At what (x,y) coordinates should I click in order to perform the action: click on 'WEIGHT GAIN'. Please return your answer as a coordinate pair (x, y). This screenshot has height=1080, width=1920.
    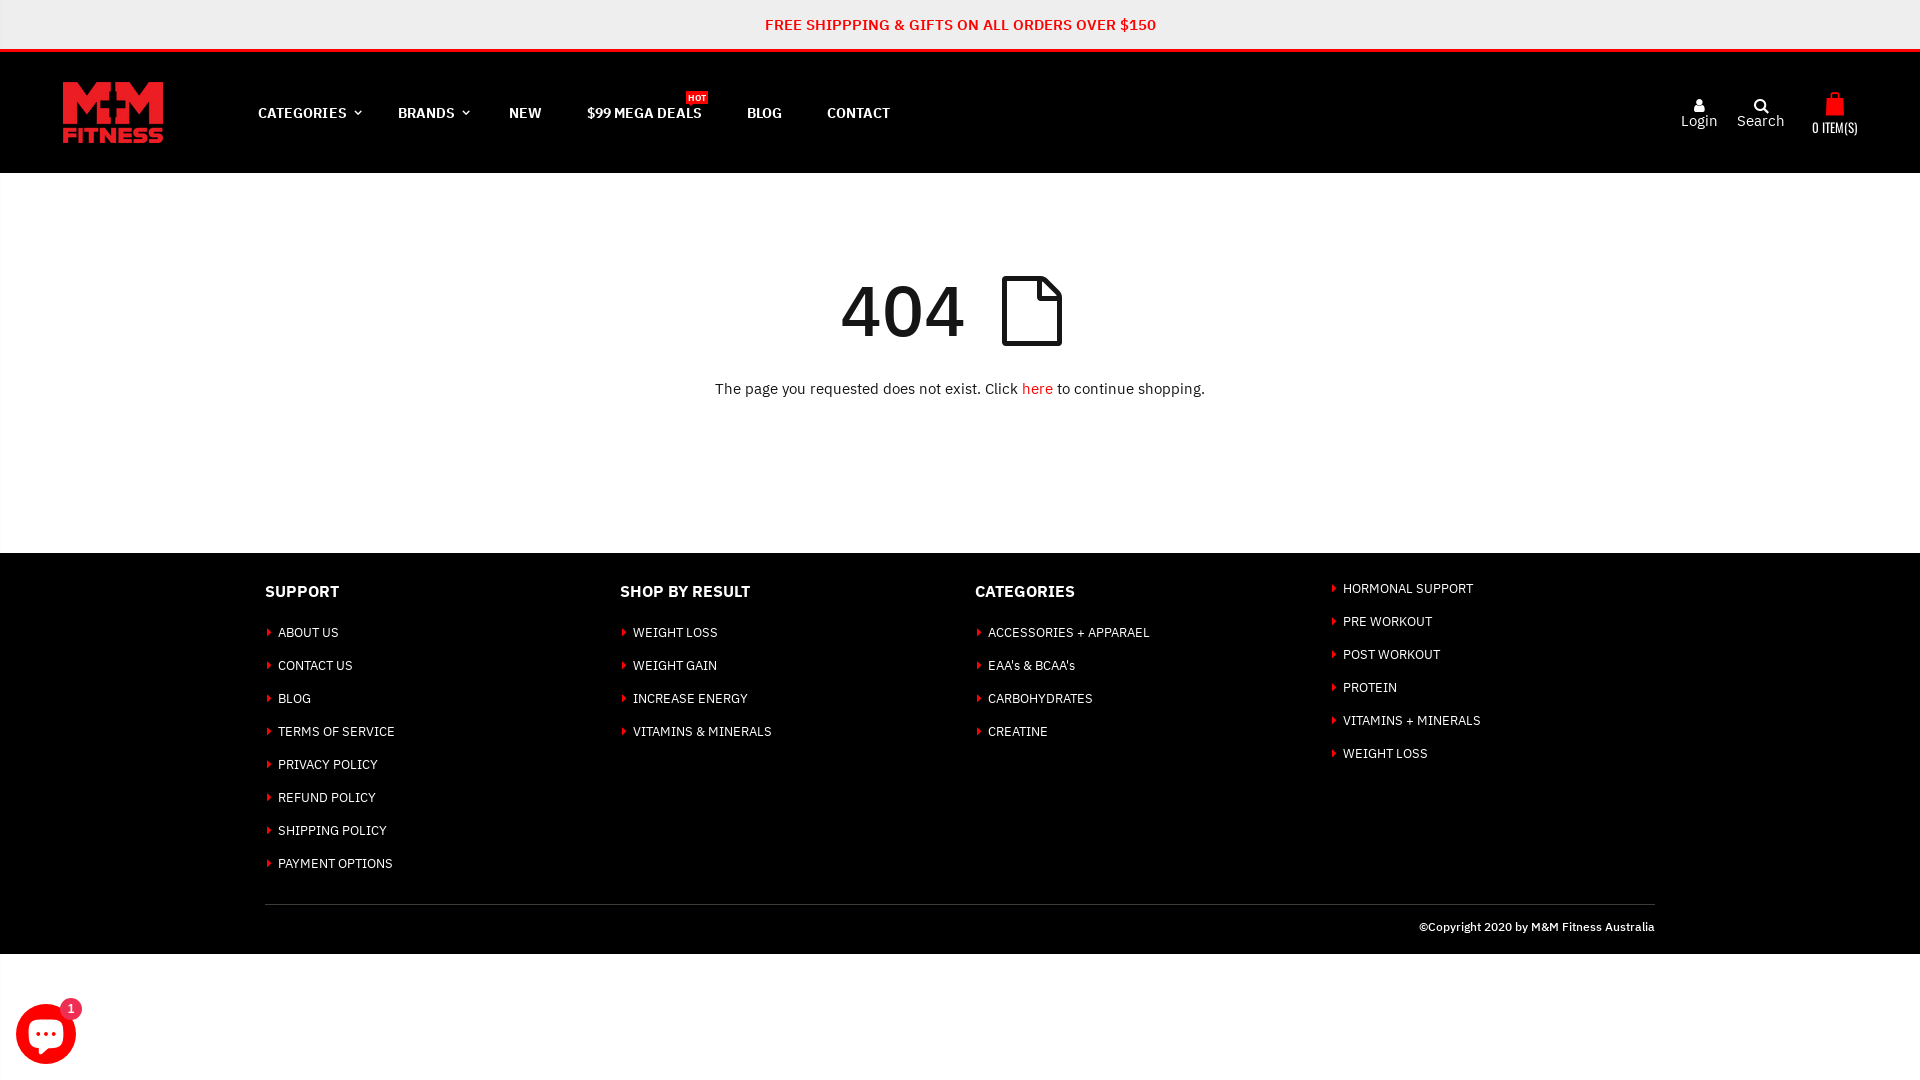
    Looking at the image, I should click on (675, 665).